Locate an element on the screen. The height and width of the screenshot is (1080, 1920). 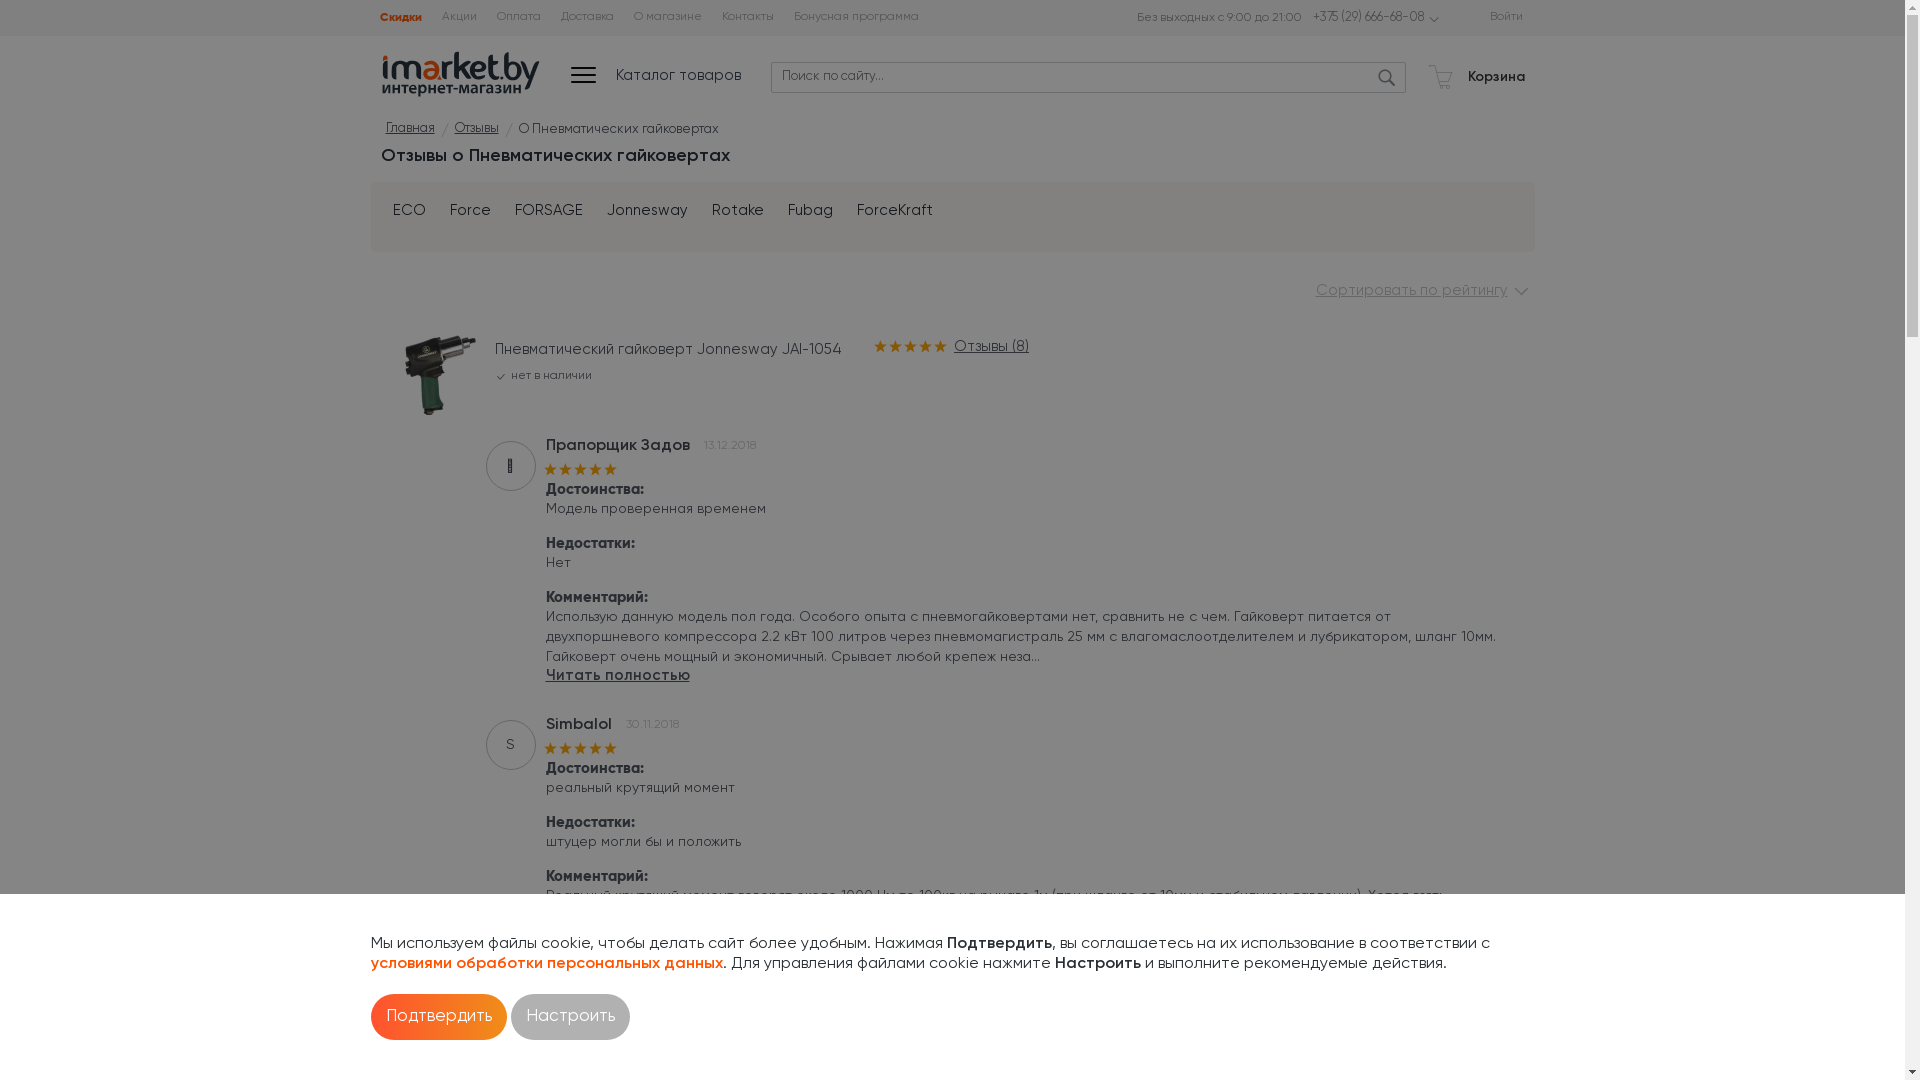
'Fubag' is located at coordinates (775, 211).